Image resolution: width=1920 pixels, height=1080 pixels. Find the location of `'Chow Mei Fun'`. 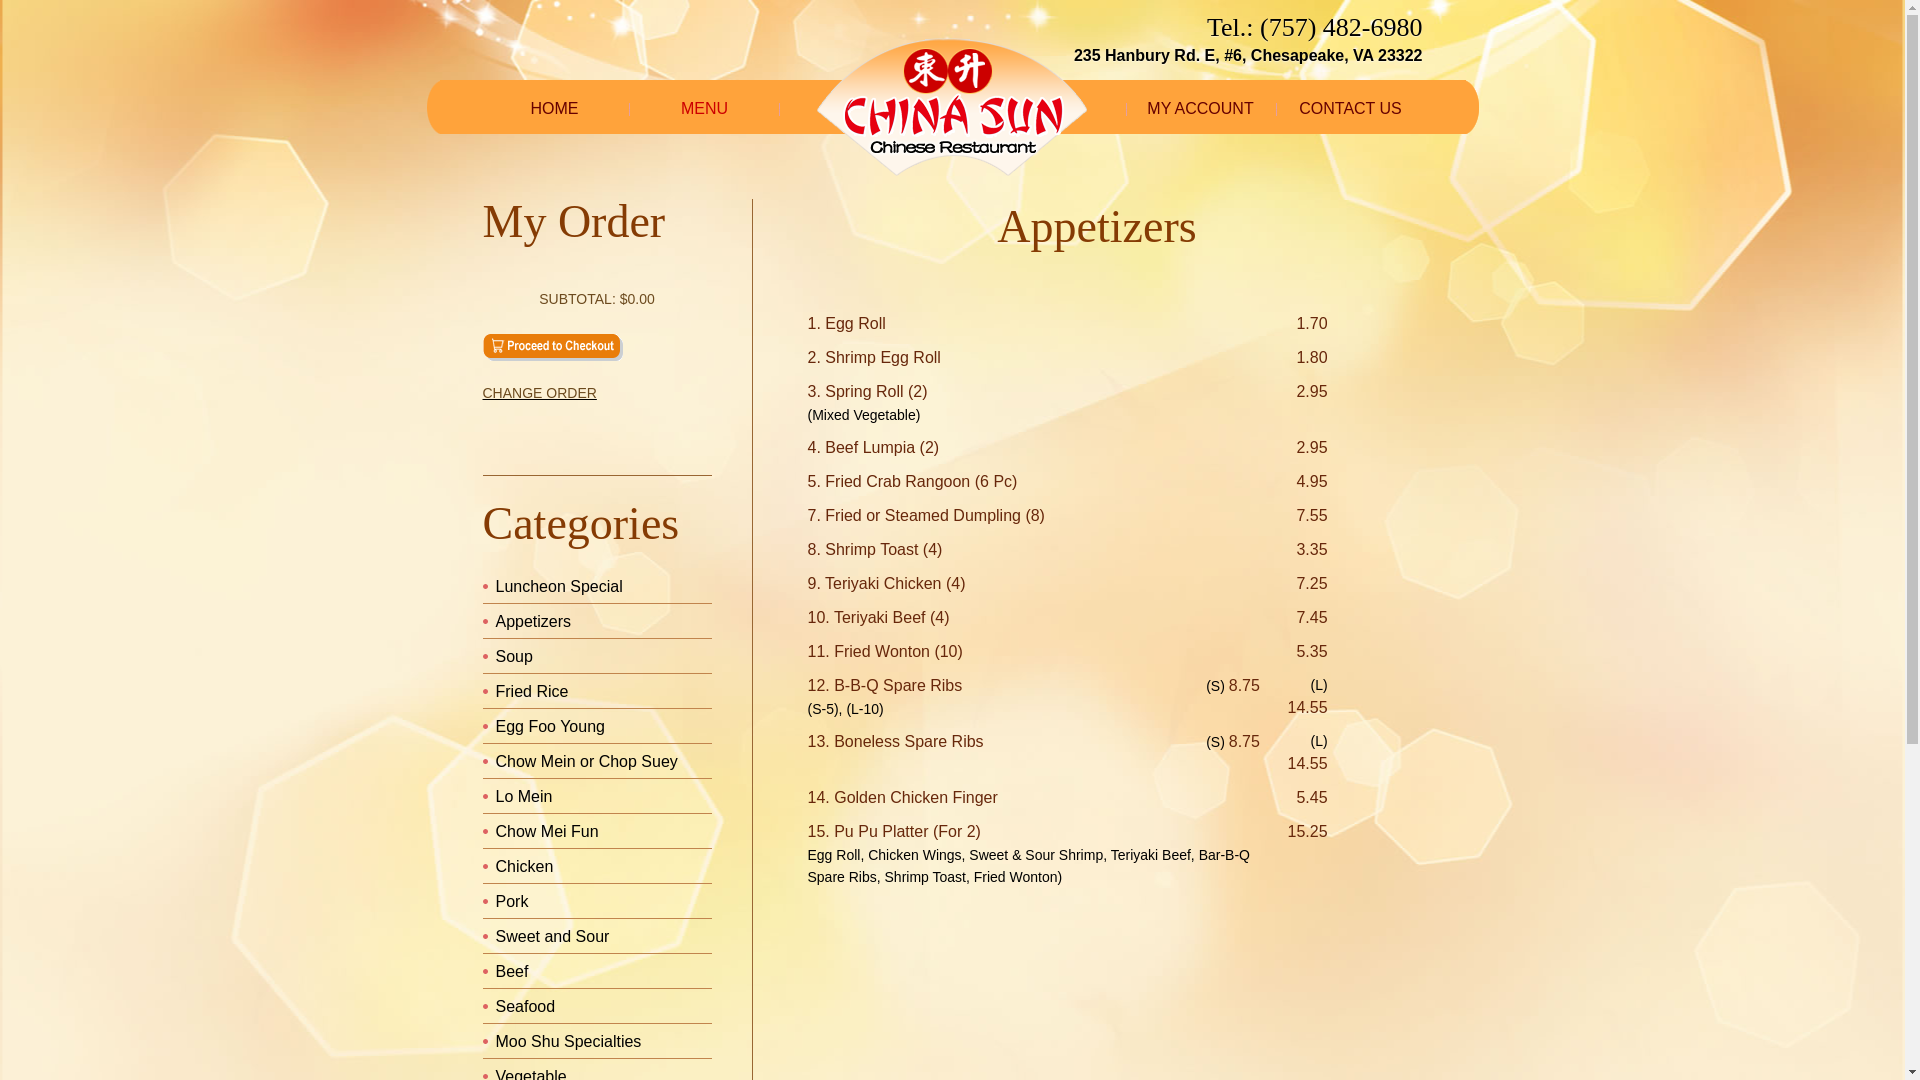

'Chow Mei Fun' is located at coordinates (547, 831).